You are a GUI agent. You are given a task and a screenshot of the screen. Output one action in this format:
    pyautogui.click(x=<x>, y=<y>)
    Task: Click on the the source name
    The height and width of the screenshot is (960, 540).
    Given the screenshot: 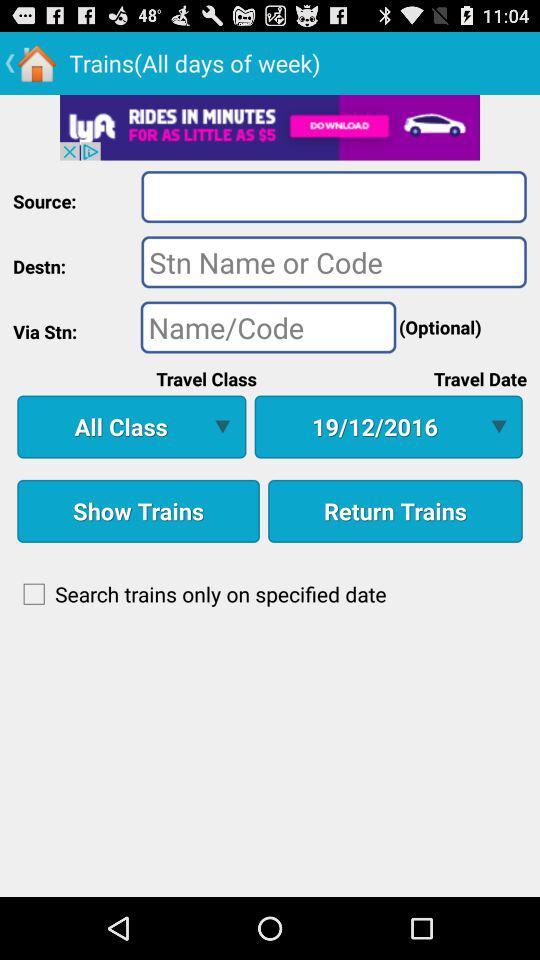 What is the action you would take?
    pyautogui.click(x=334, y=196)
    